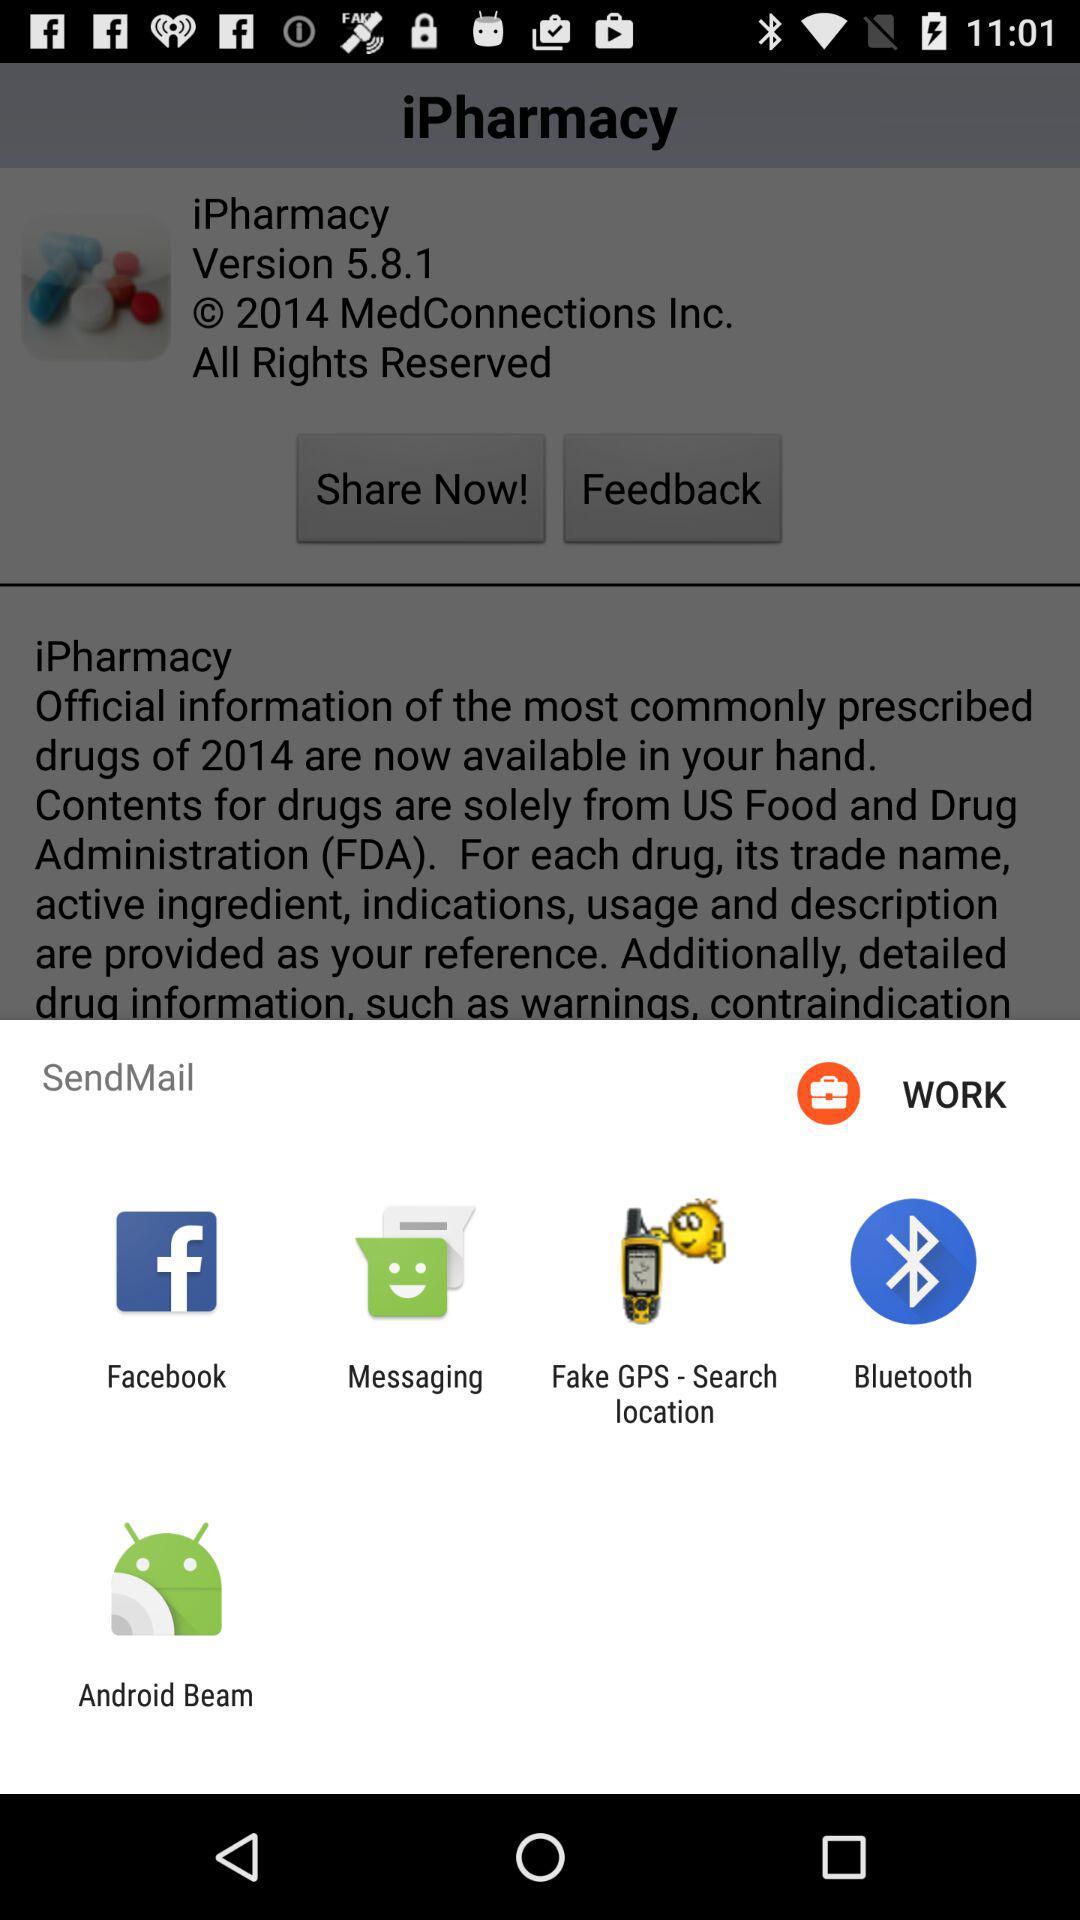 This screenshot has height=1920, width=1080. Describe the element at coordinates (165, 1392) in the screenshot. I see `app next to messaging app` at that location.